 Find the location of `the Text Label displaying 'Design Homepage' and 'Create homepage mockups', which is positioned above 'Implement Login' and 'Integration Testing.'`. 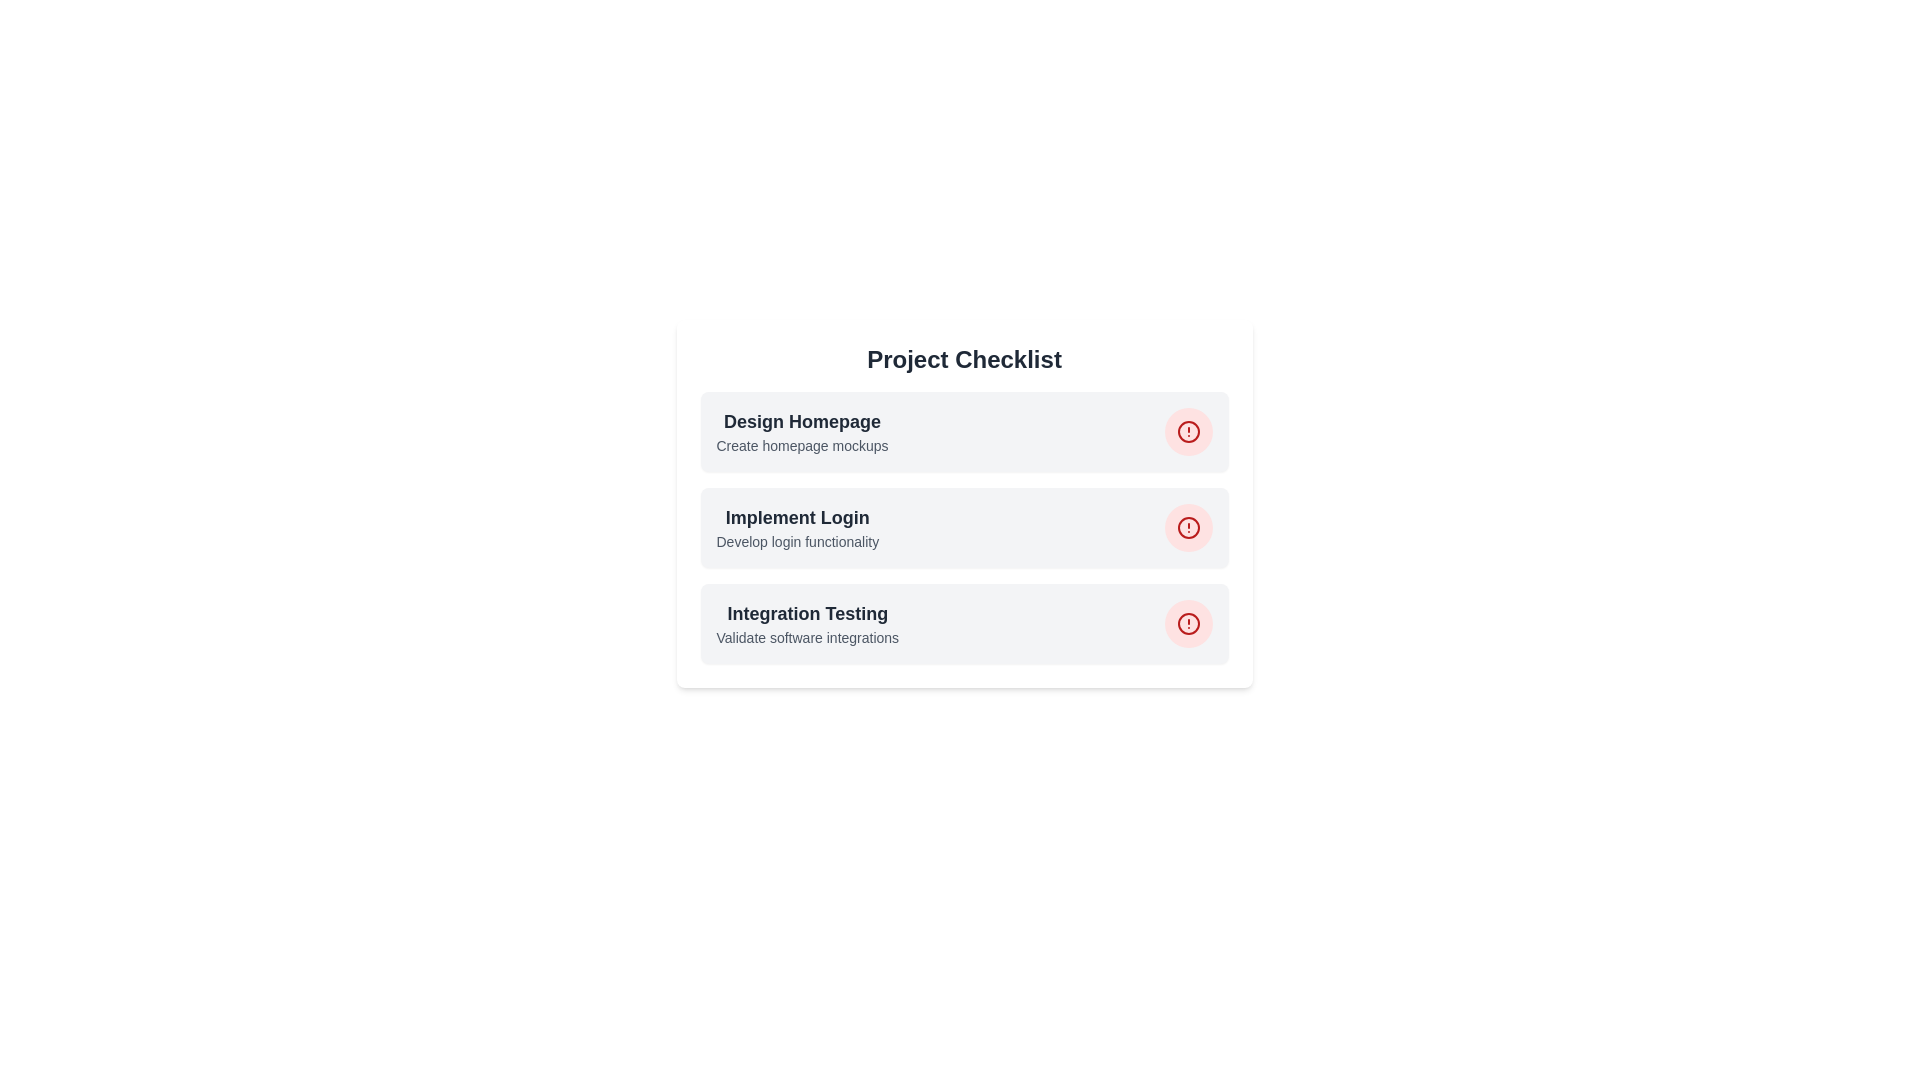

the Text Label displaying 'Design Homepage' and 'Create homepage mockups', which is positioned above 'Implement Login' and 'Integration Testing.' is located at coordinates (802, 431).